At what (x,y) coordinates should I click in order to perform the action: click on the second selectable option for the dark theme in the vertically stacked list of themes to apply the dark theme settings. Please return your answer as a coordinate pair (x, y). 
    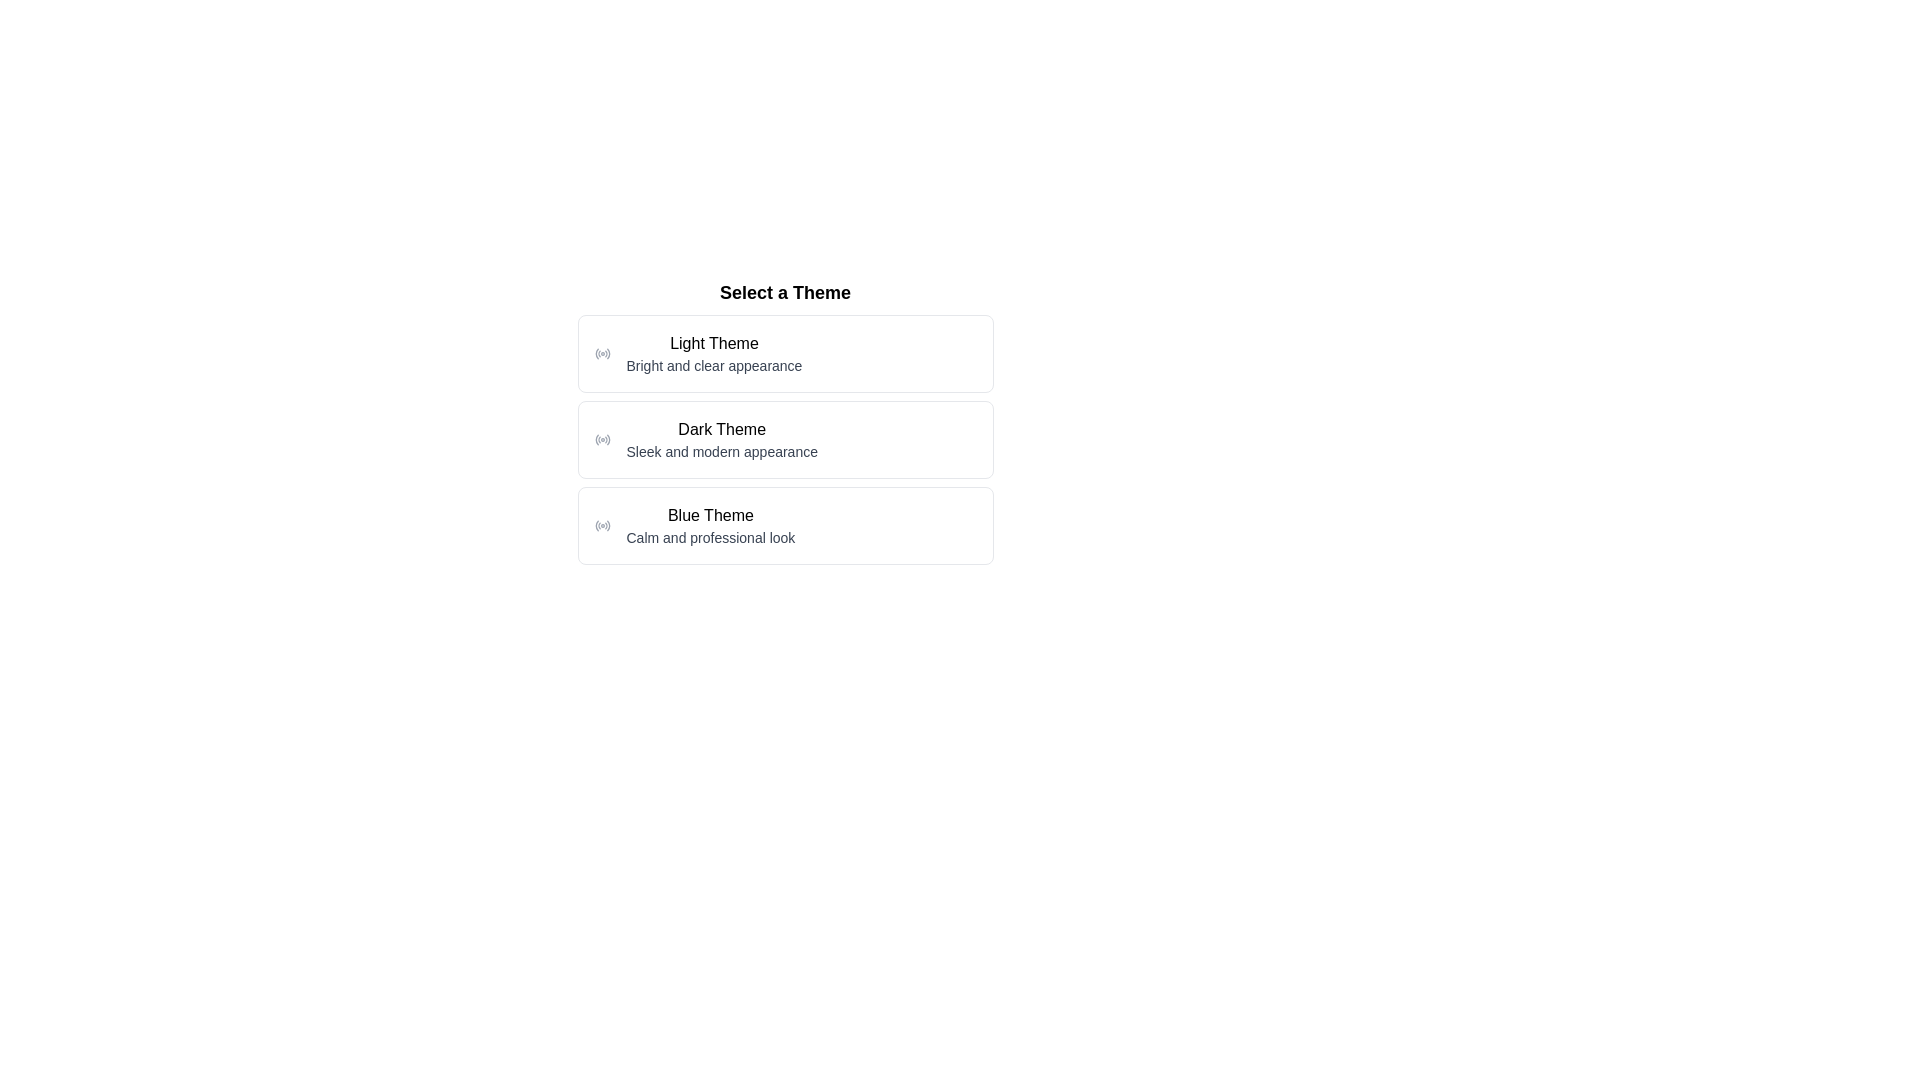
    Looking at the image, I should click on (784, 438).